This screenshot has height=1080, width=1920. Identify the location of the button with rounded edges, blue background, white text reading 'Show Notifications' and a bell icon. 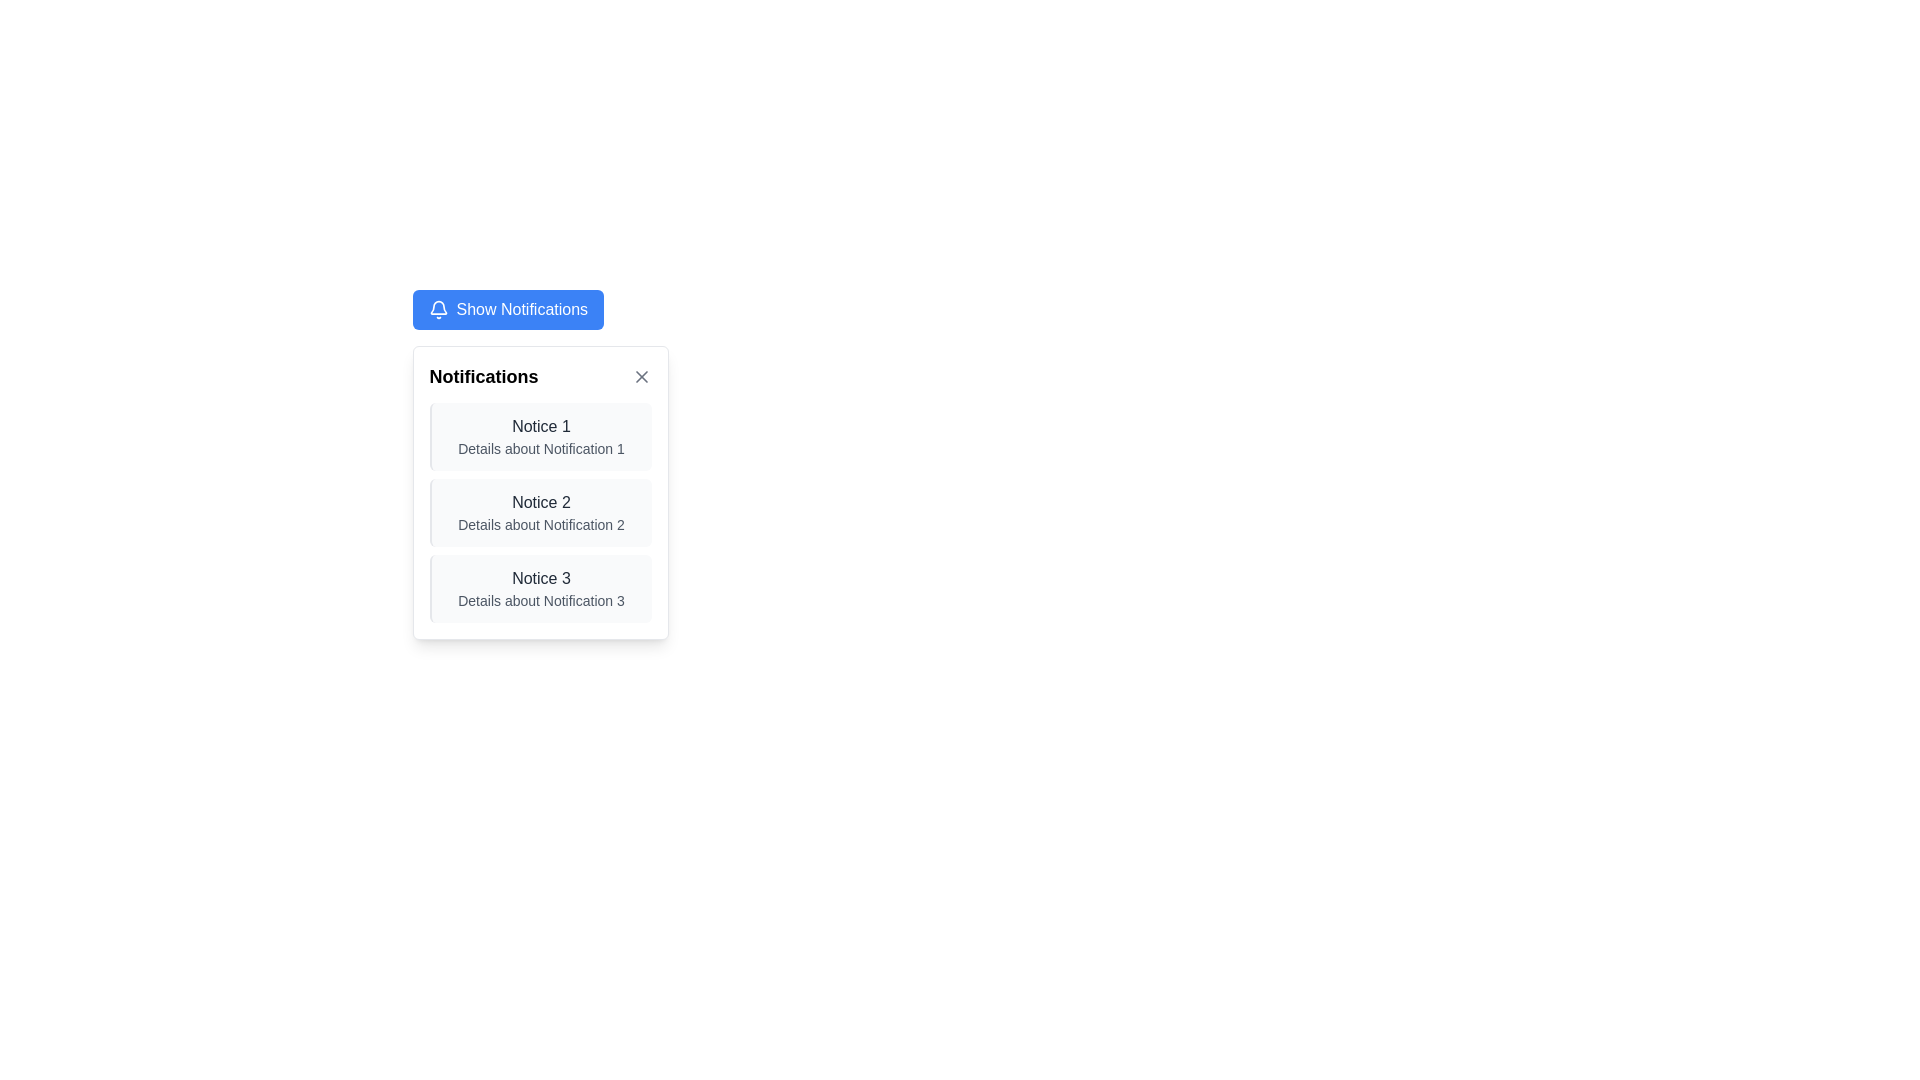
(508, 309).